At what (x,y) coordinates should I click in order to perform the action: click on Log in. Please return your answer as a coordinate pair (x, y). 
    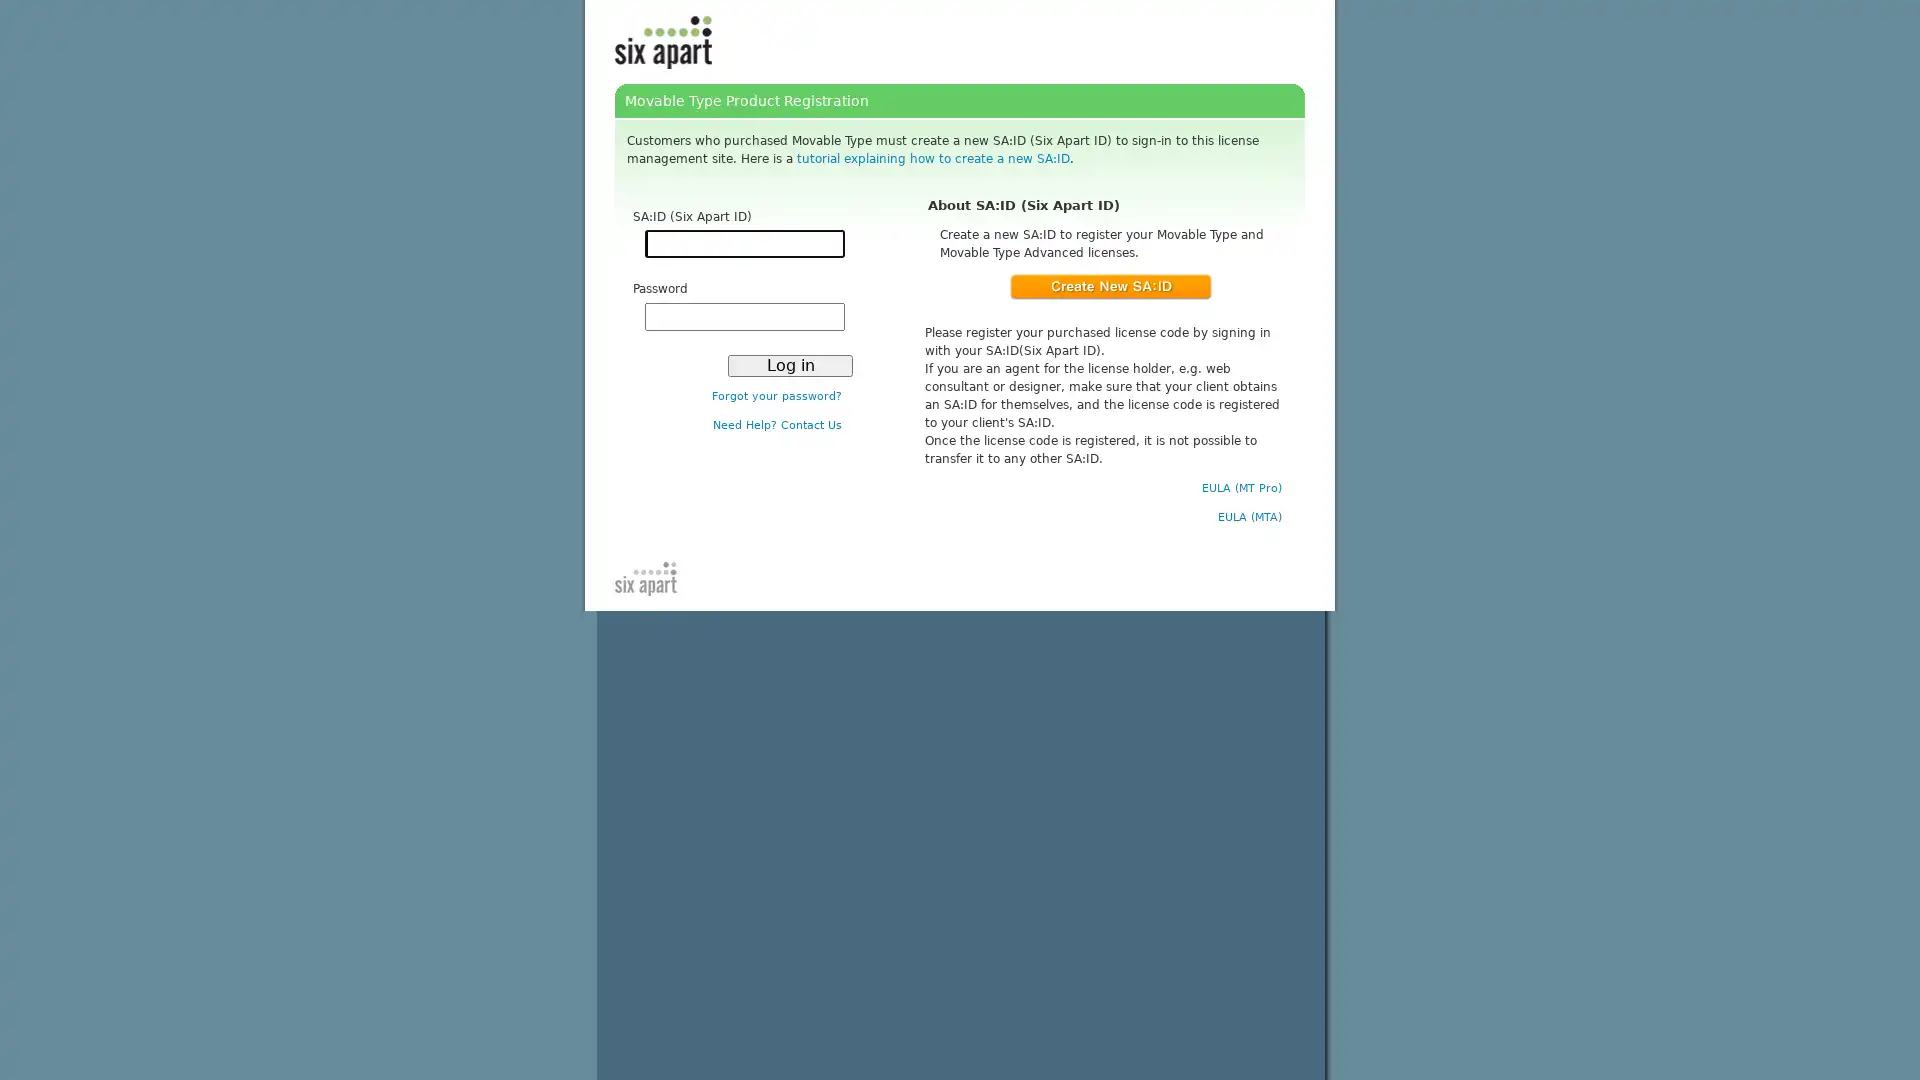
    Looking at the image, I should click on (789, 365).